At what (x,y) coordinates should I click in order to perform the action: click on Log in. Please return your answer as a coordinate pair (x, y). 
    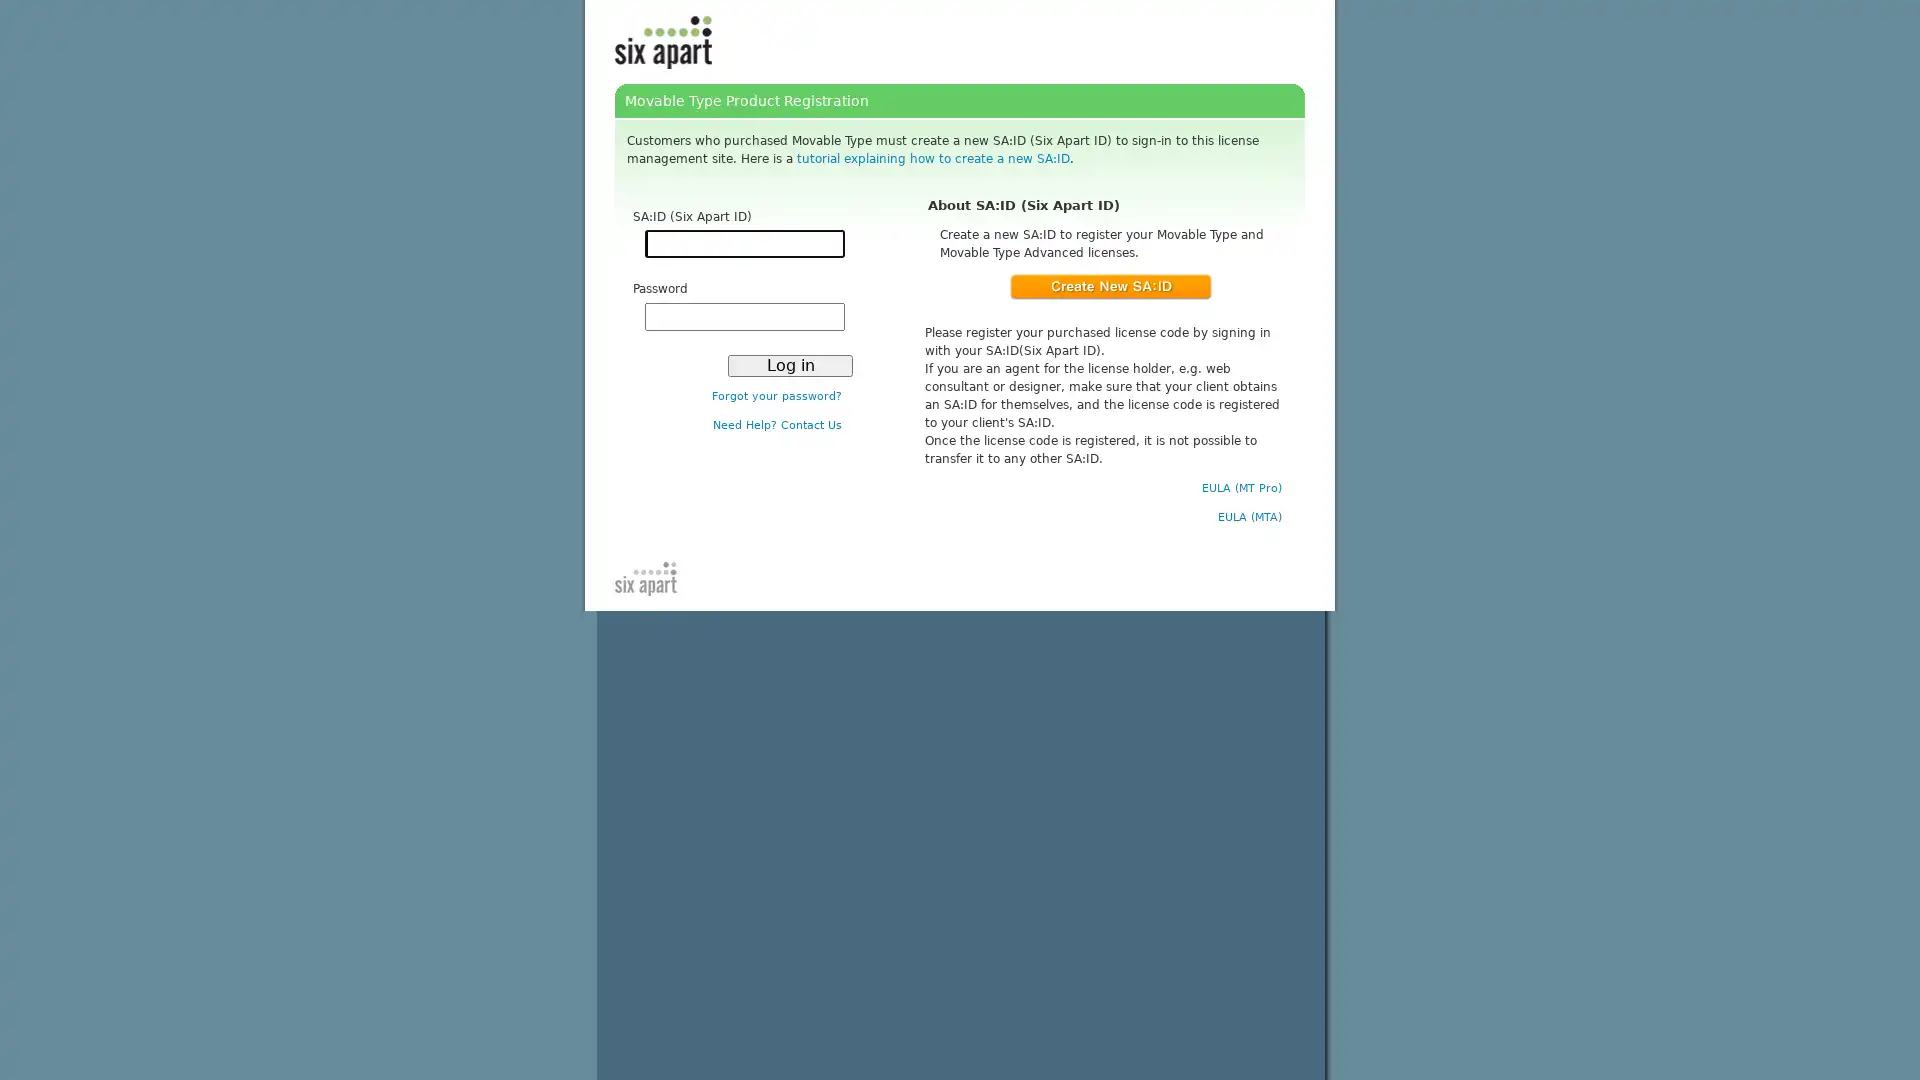
    Looking at the image, I should click on (789, 365).